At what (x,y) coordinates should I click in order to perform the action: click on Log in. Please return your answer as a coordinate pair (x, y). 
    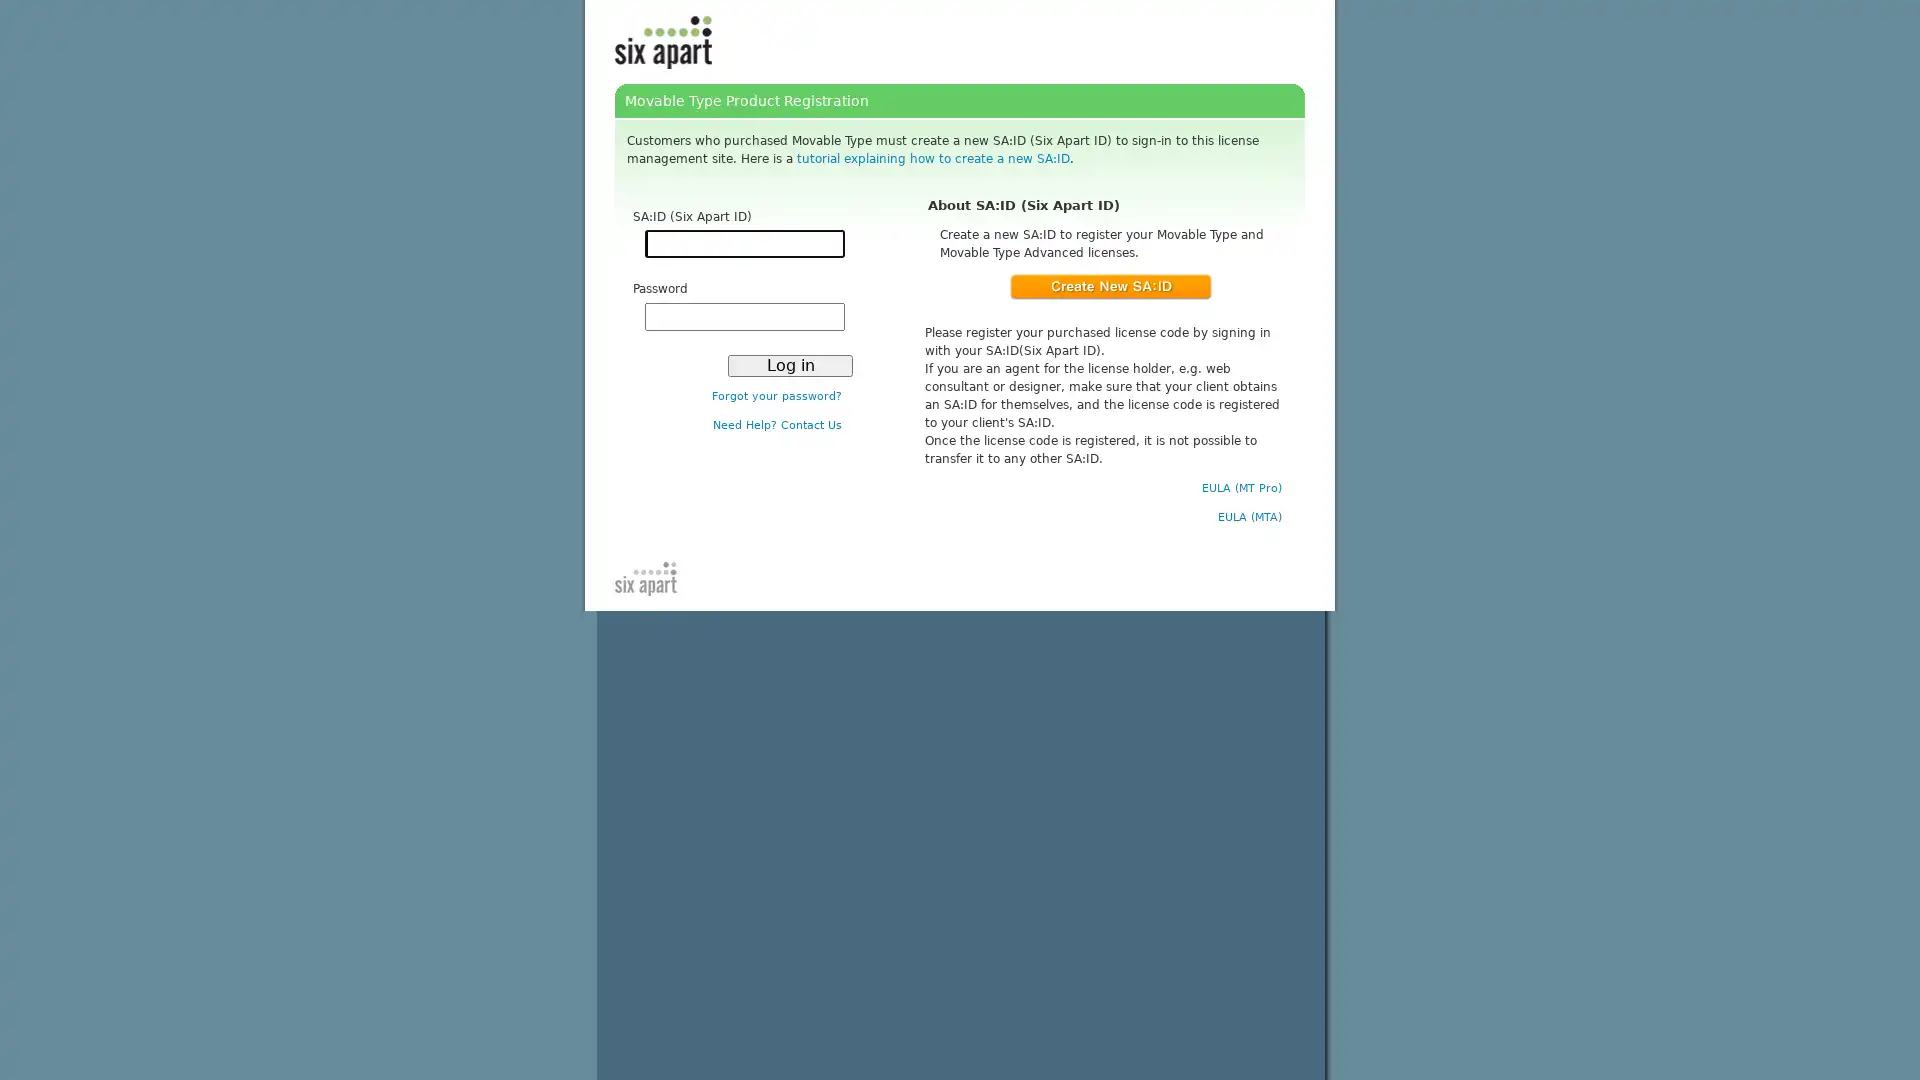
    Looking at the image, I should click on (789, 365).